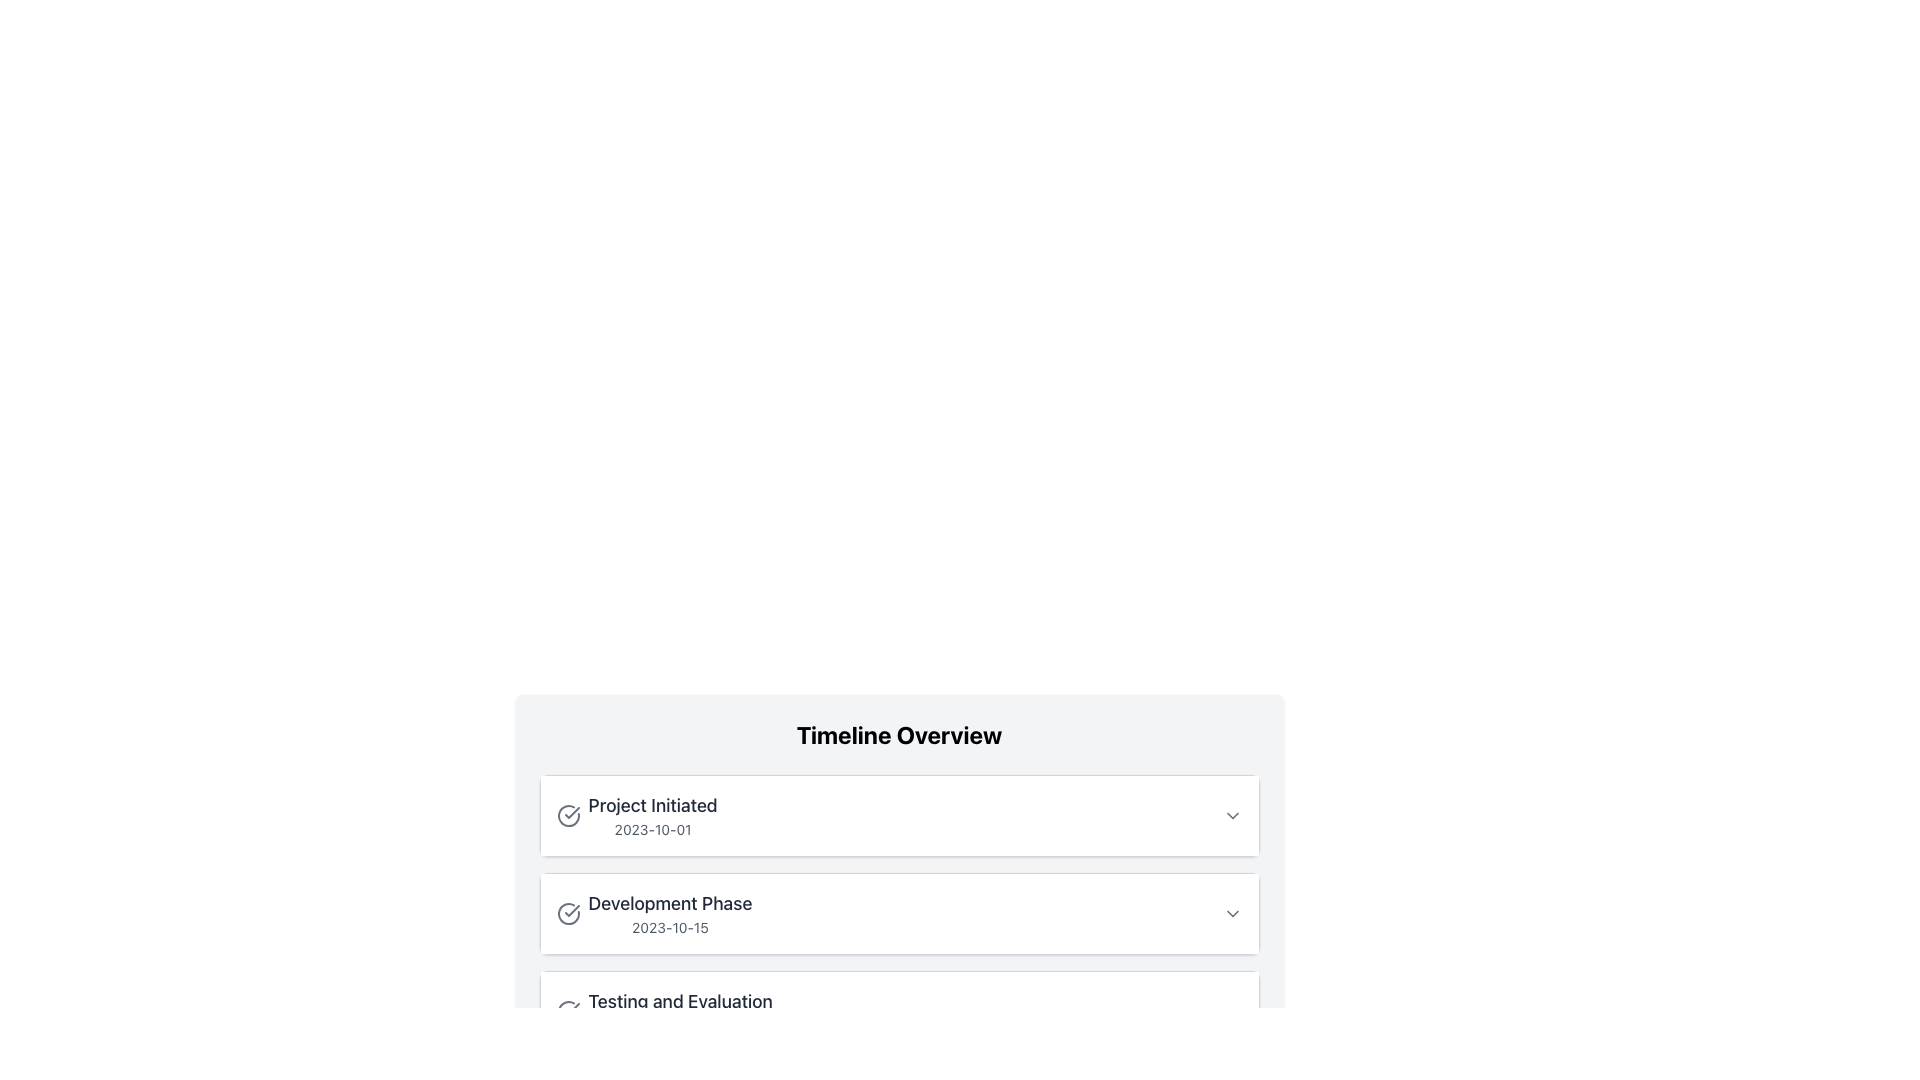  I want to click on the leftmost circular outline of the SVG icon representing 'Project Initiated' in the timeline interface, so click(567, 816).